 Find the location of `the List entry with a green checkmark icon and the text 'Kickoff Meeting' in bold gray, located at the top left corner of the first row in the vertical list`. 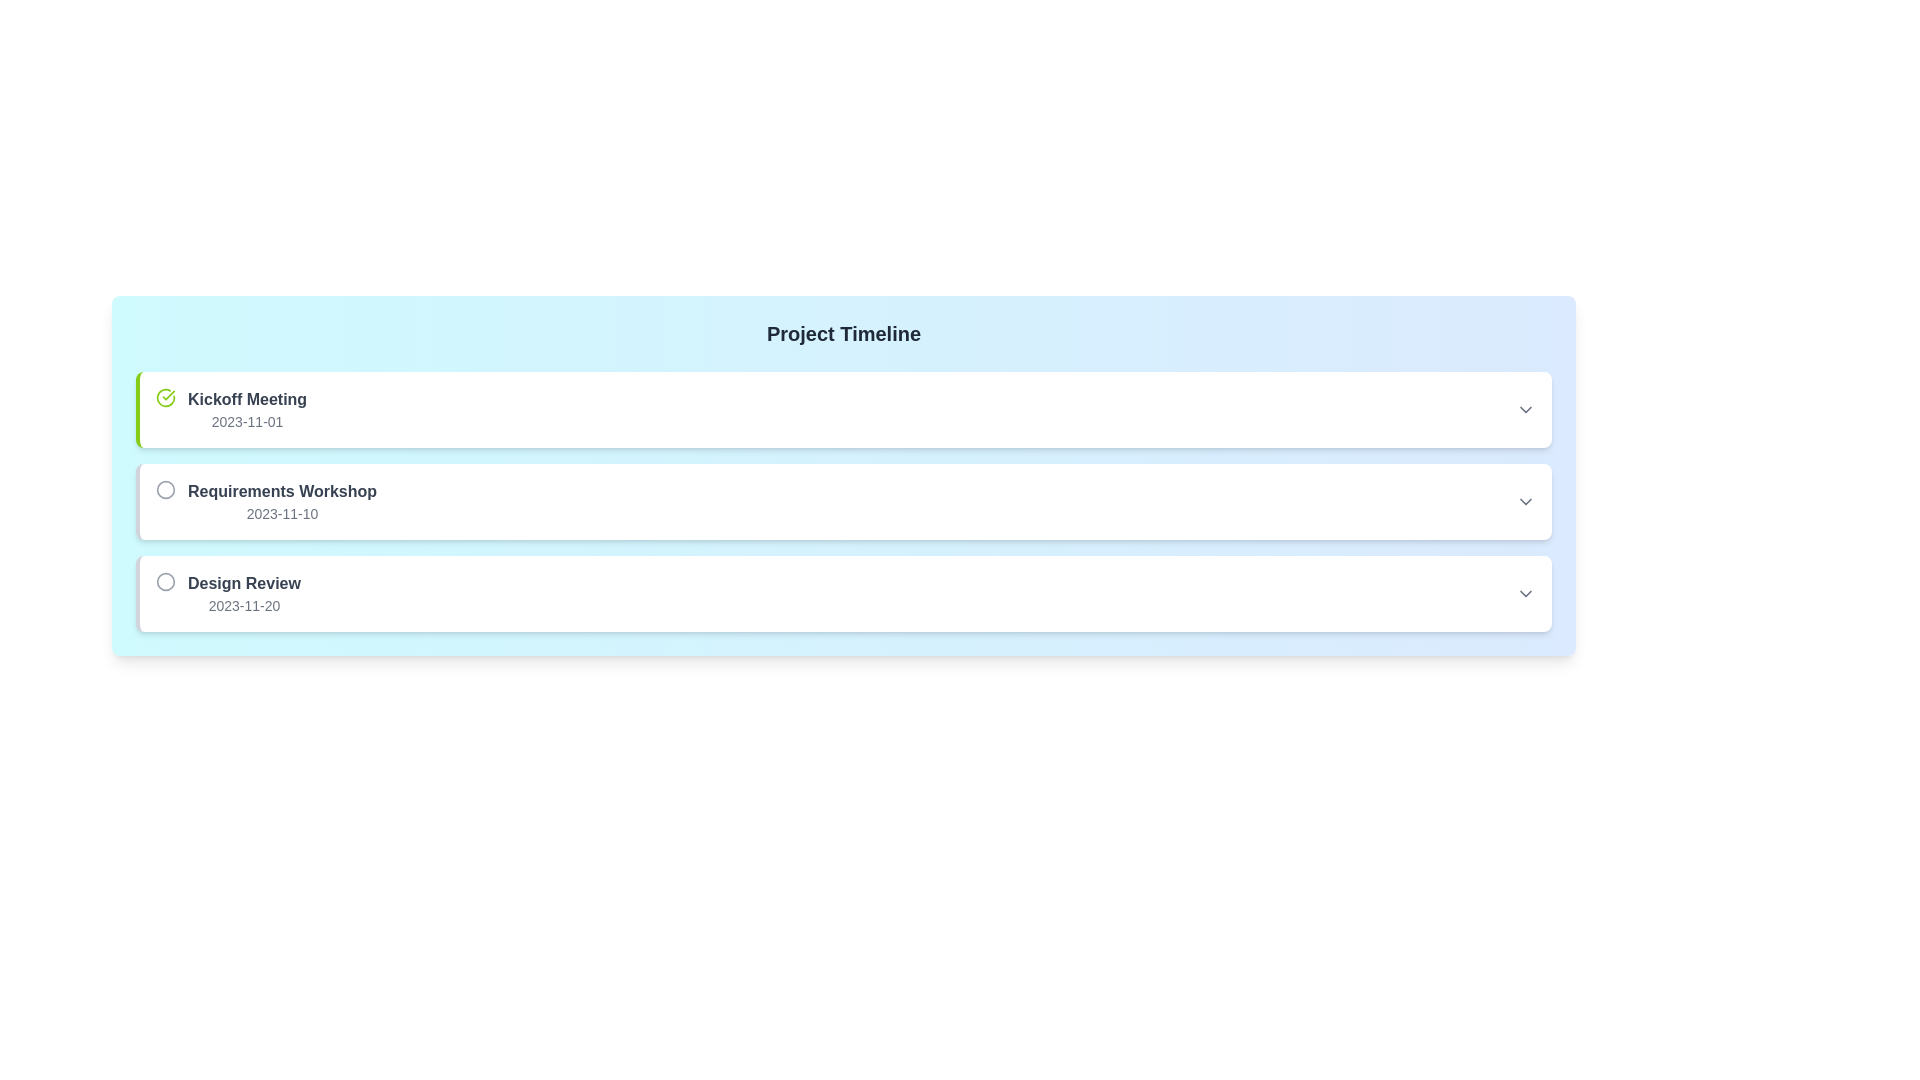

the List entry with a green checkmark icon and the text 'Kickoff Meeting' in bold gray, located at the top left corner of the first row in the vertical list is located at coordinates (231, 408).